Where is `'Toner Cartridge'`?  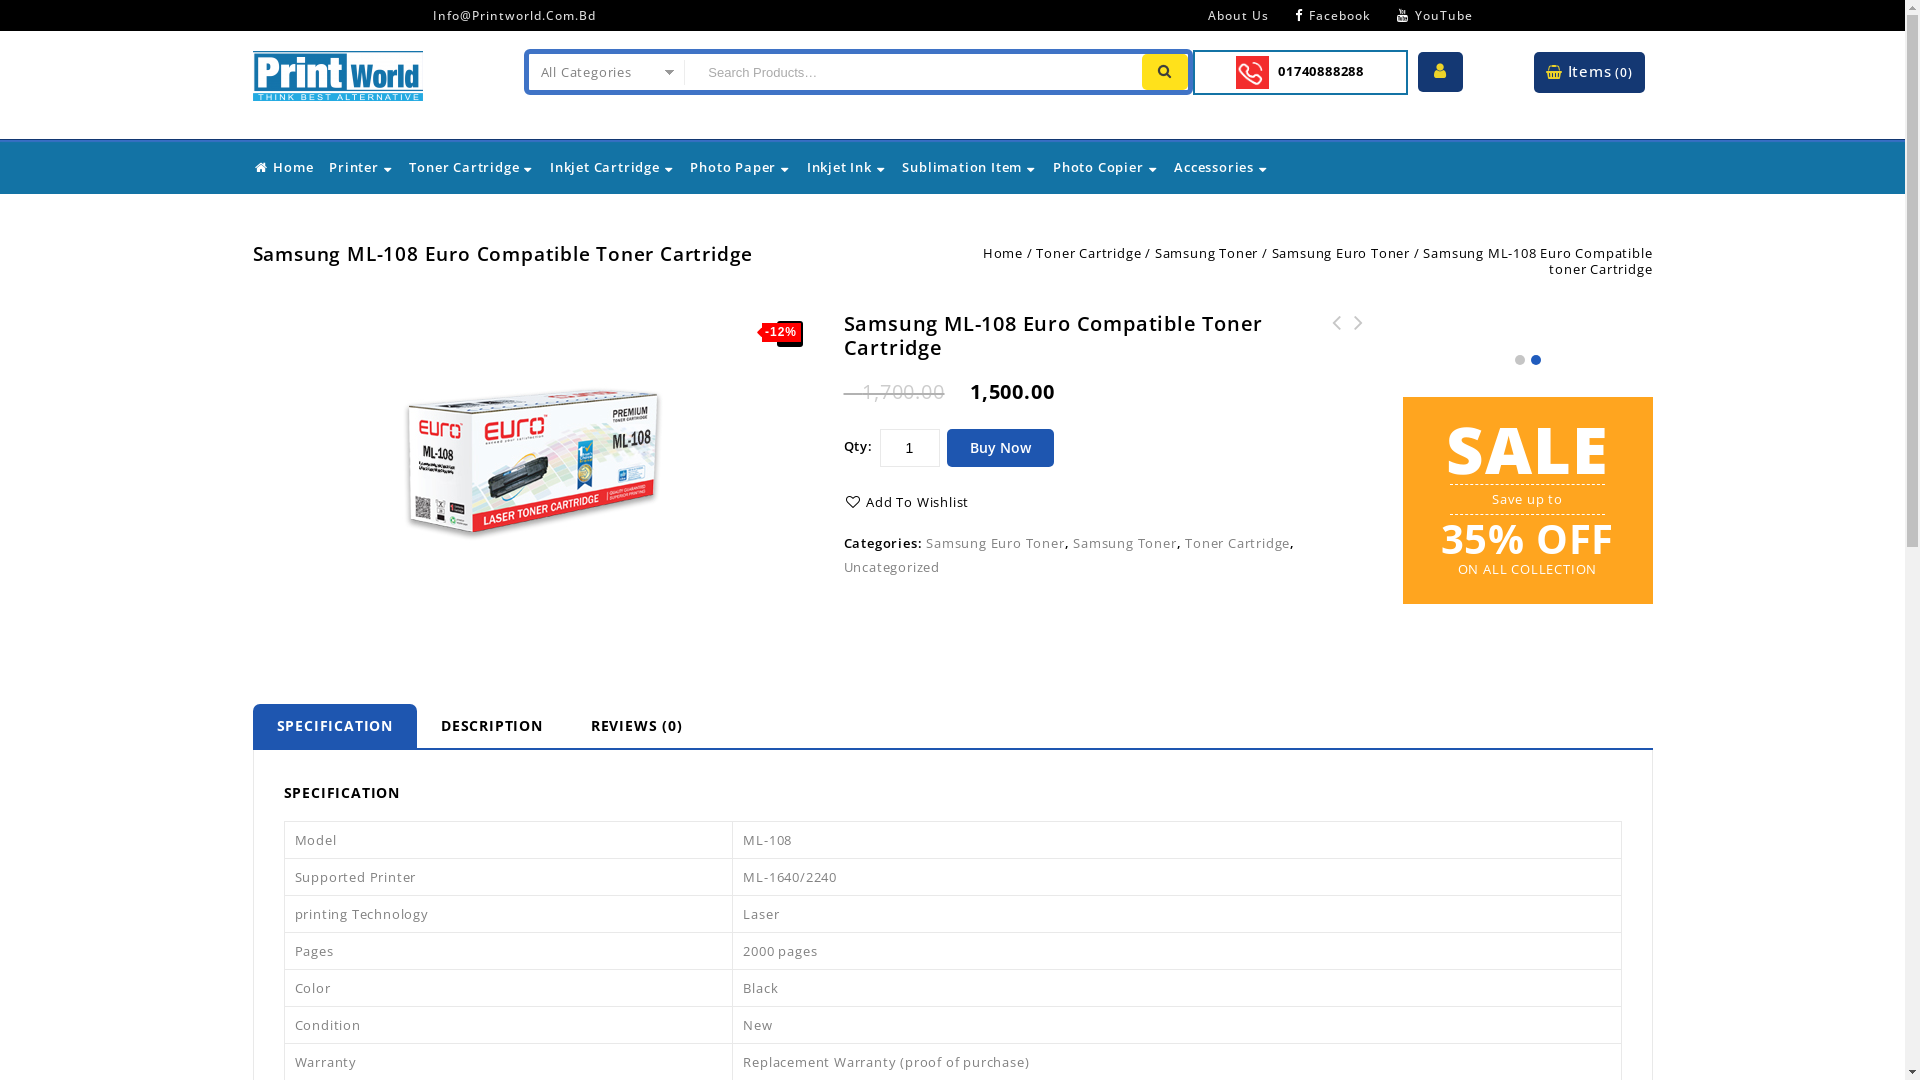
'Toner Cartridge' is located at coordinates (470, 165).